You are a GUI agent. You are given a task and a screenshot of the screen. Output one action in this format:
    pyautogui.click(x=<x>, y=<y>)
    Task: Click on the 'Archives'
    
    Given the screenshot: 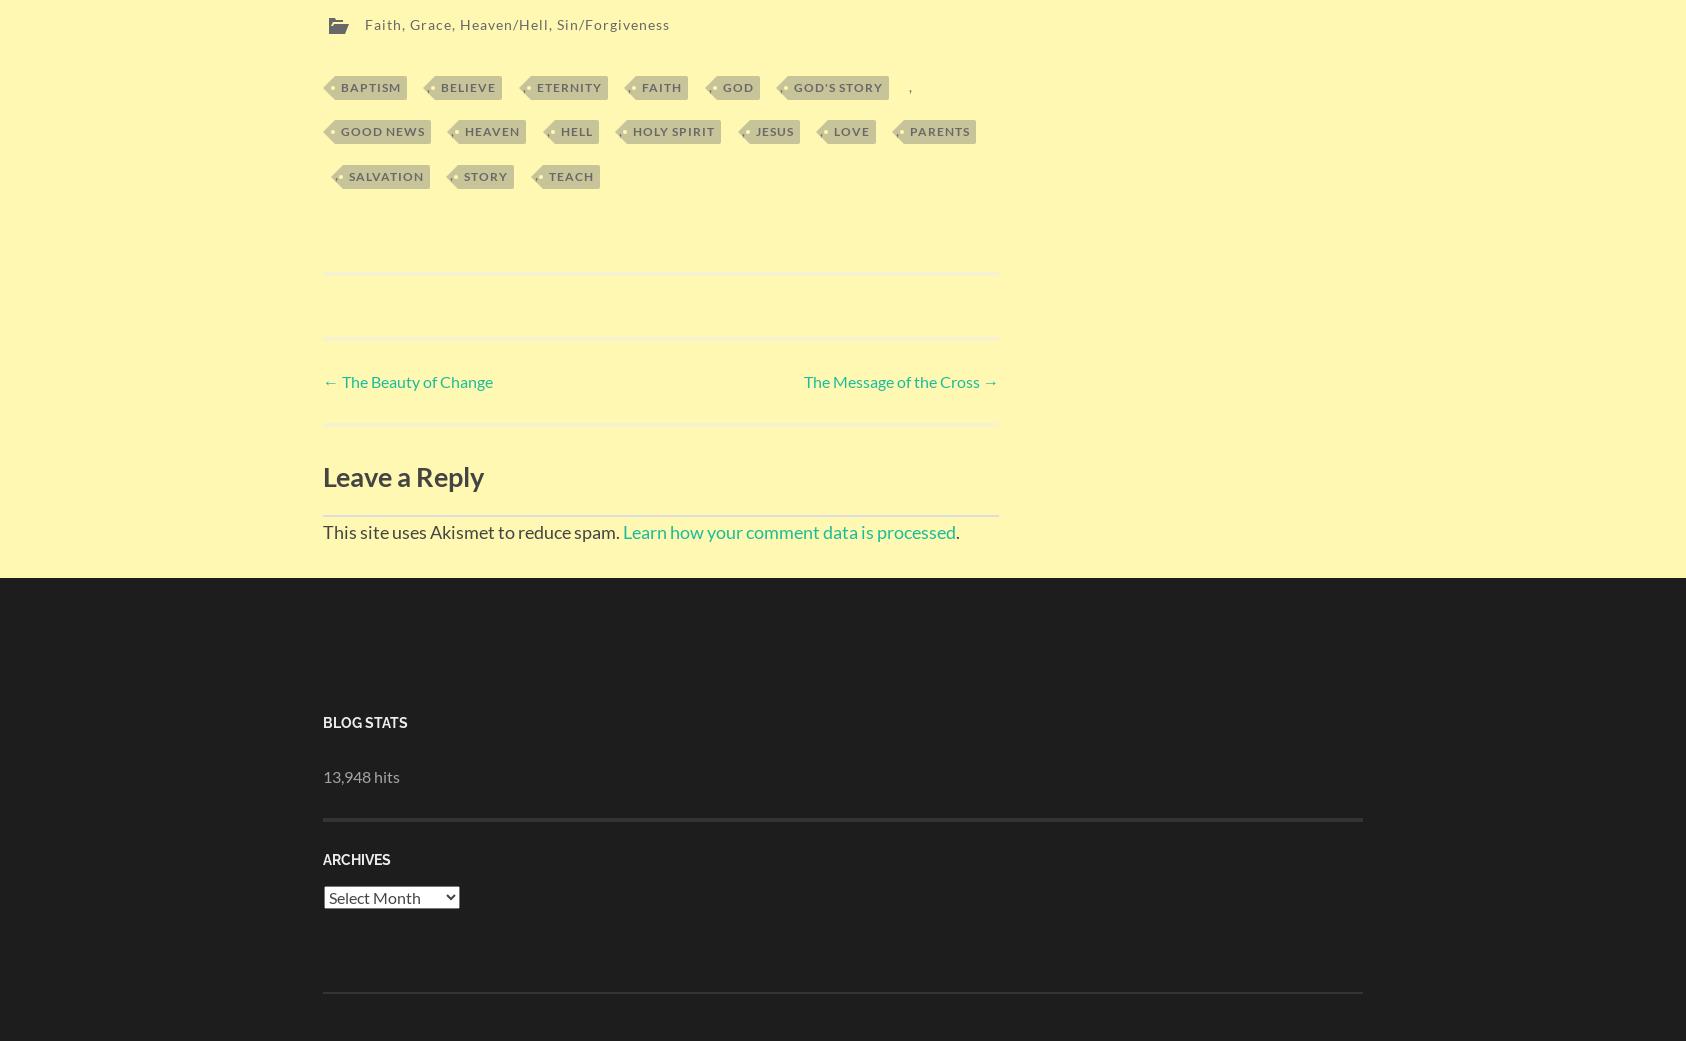 What is the action you would take?
    pyautogui.click(x=355, y=853)
    